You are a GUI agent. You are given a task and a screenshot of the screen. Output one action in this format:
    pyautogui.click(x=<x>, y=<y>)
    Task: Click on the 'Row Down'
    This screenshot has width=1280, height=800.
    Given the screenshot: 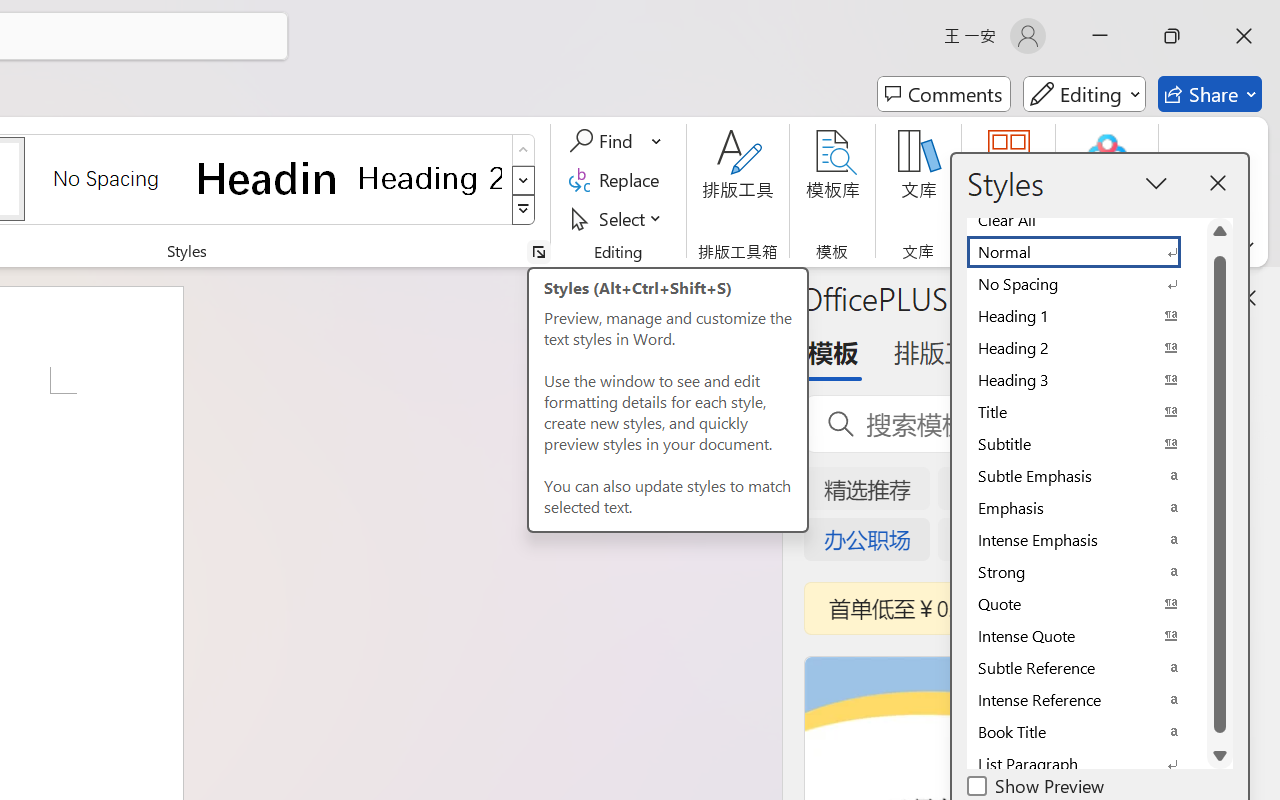 What is the action you would take?
    pyautogui.click(x=523, y=179)
    